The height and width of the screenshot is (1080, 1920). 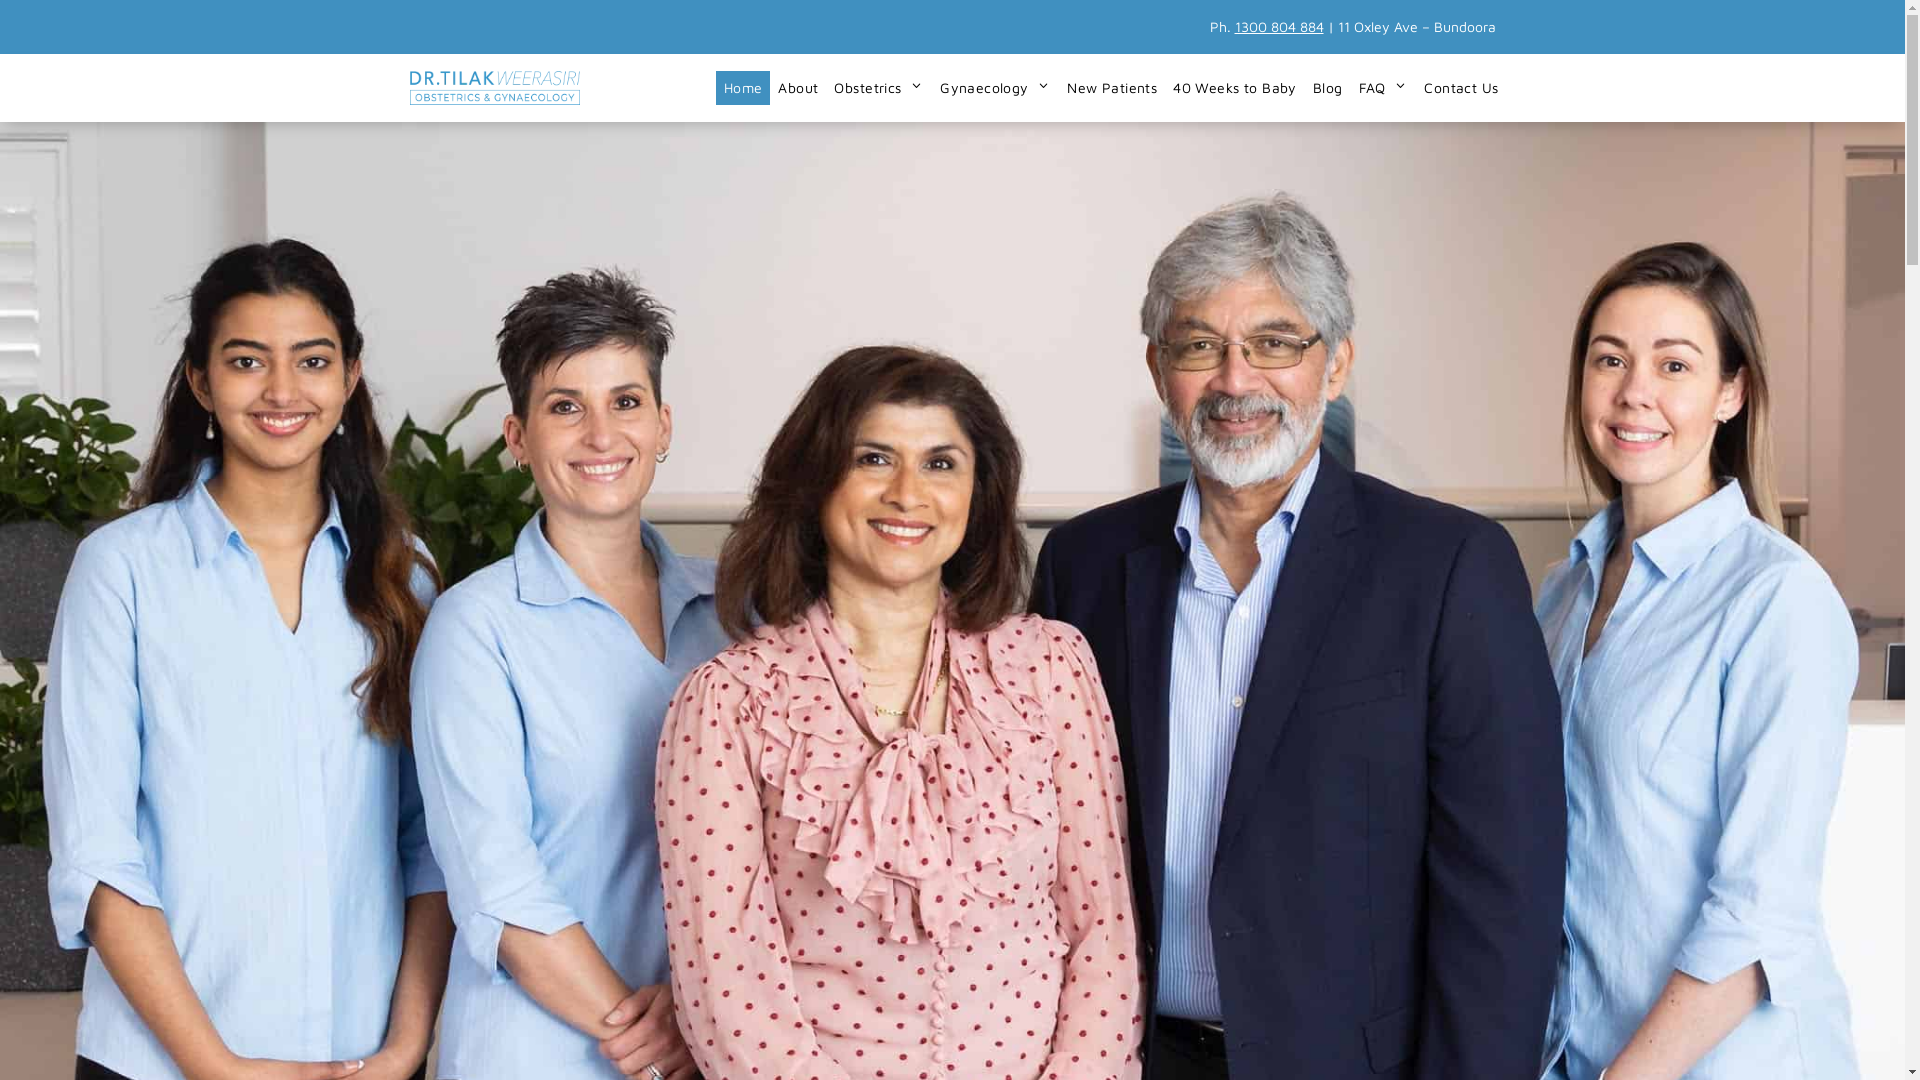 I want to click on '1300 804 884', so click(x=1277, y=26).